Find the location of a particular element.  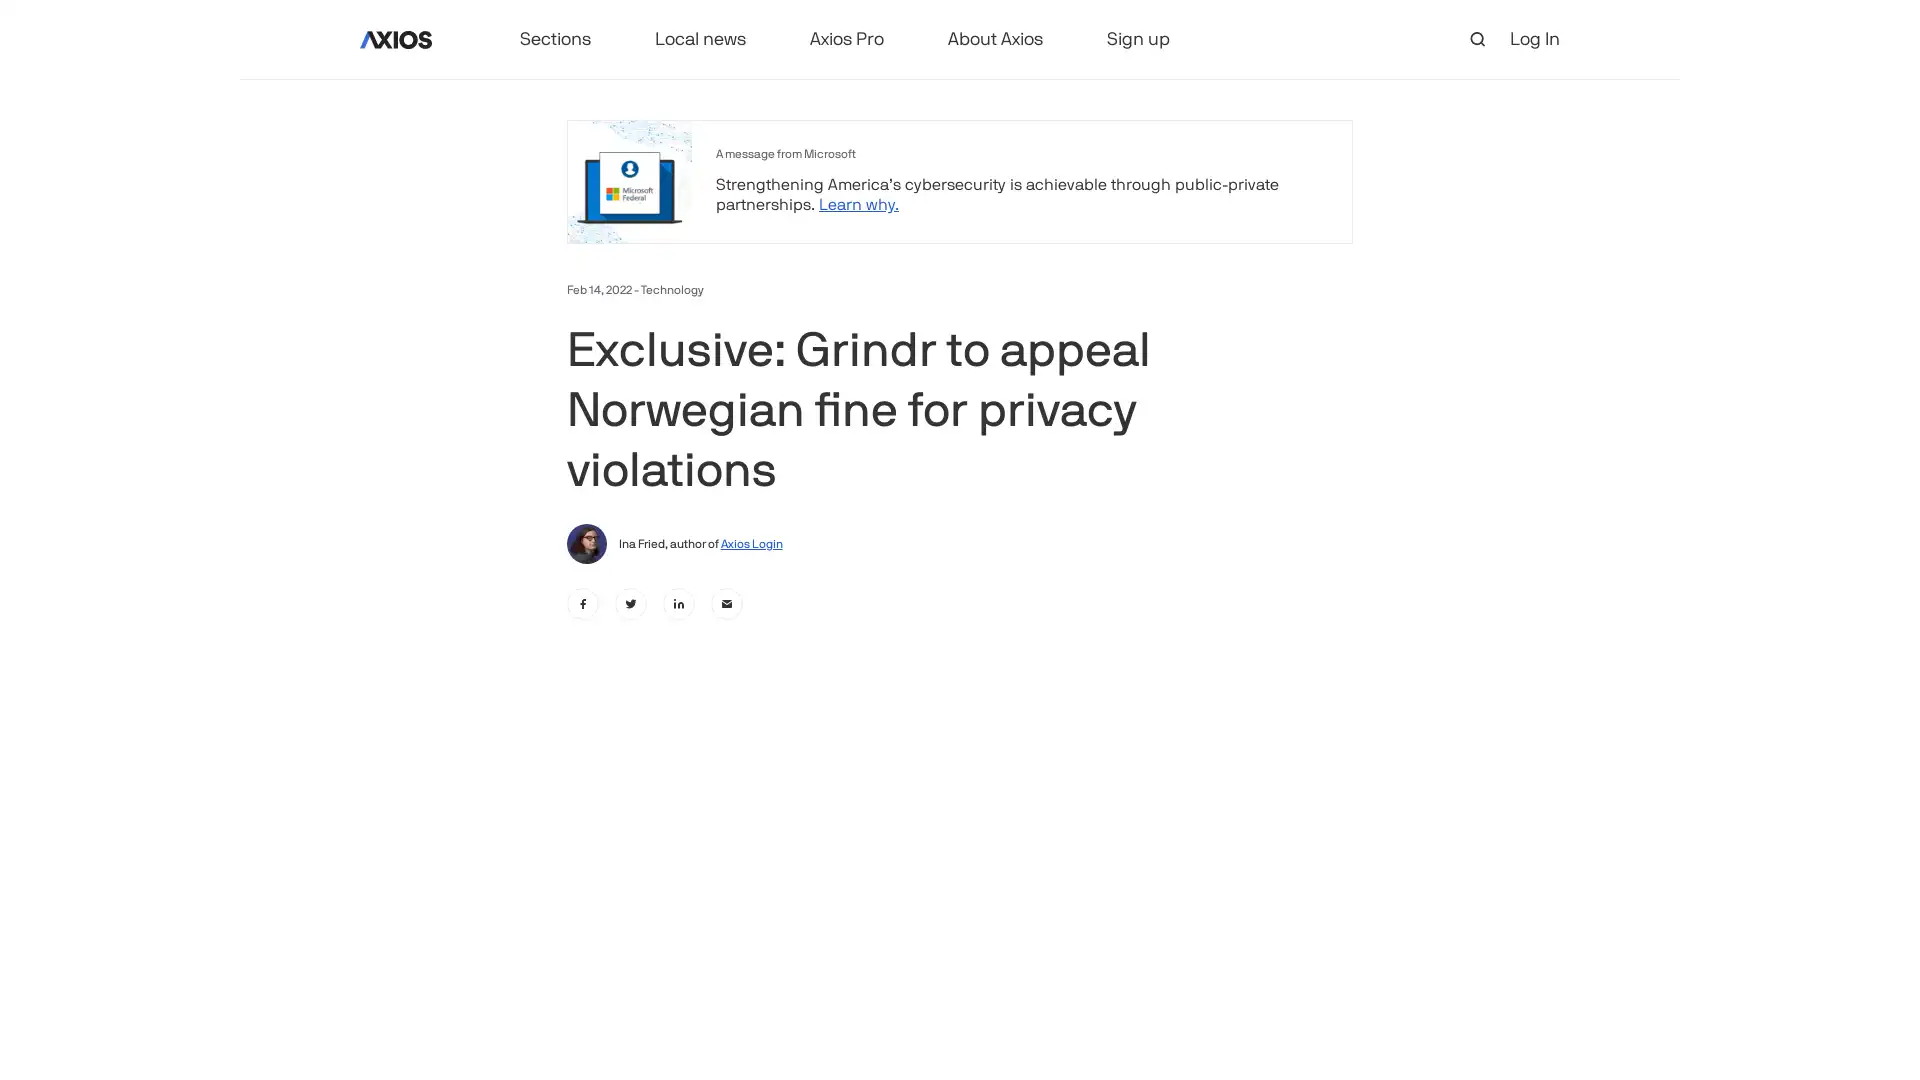

linkedin is located at coordinates (677, 603).